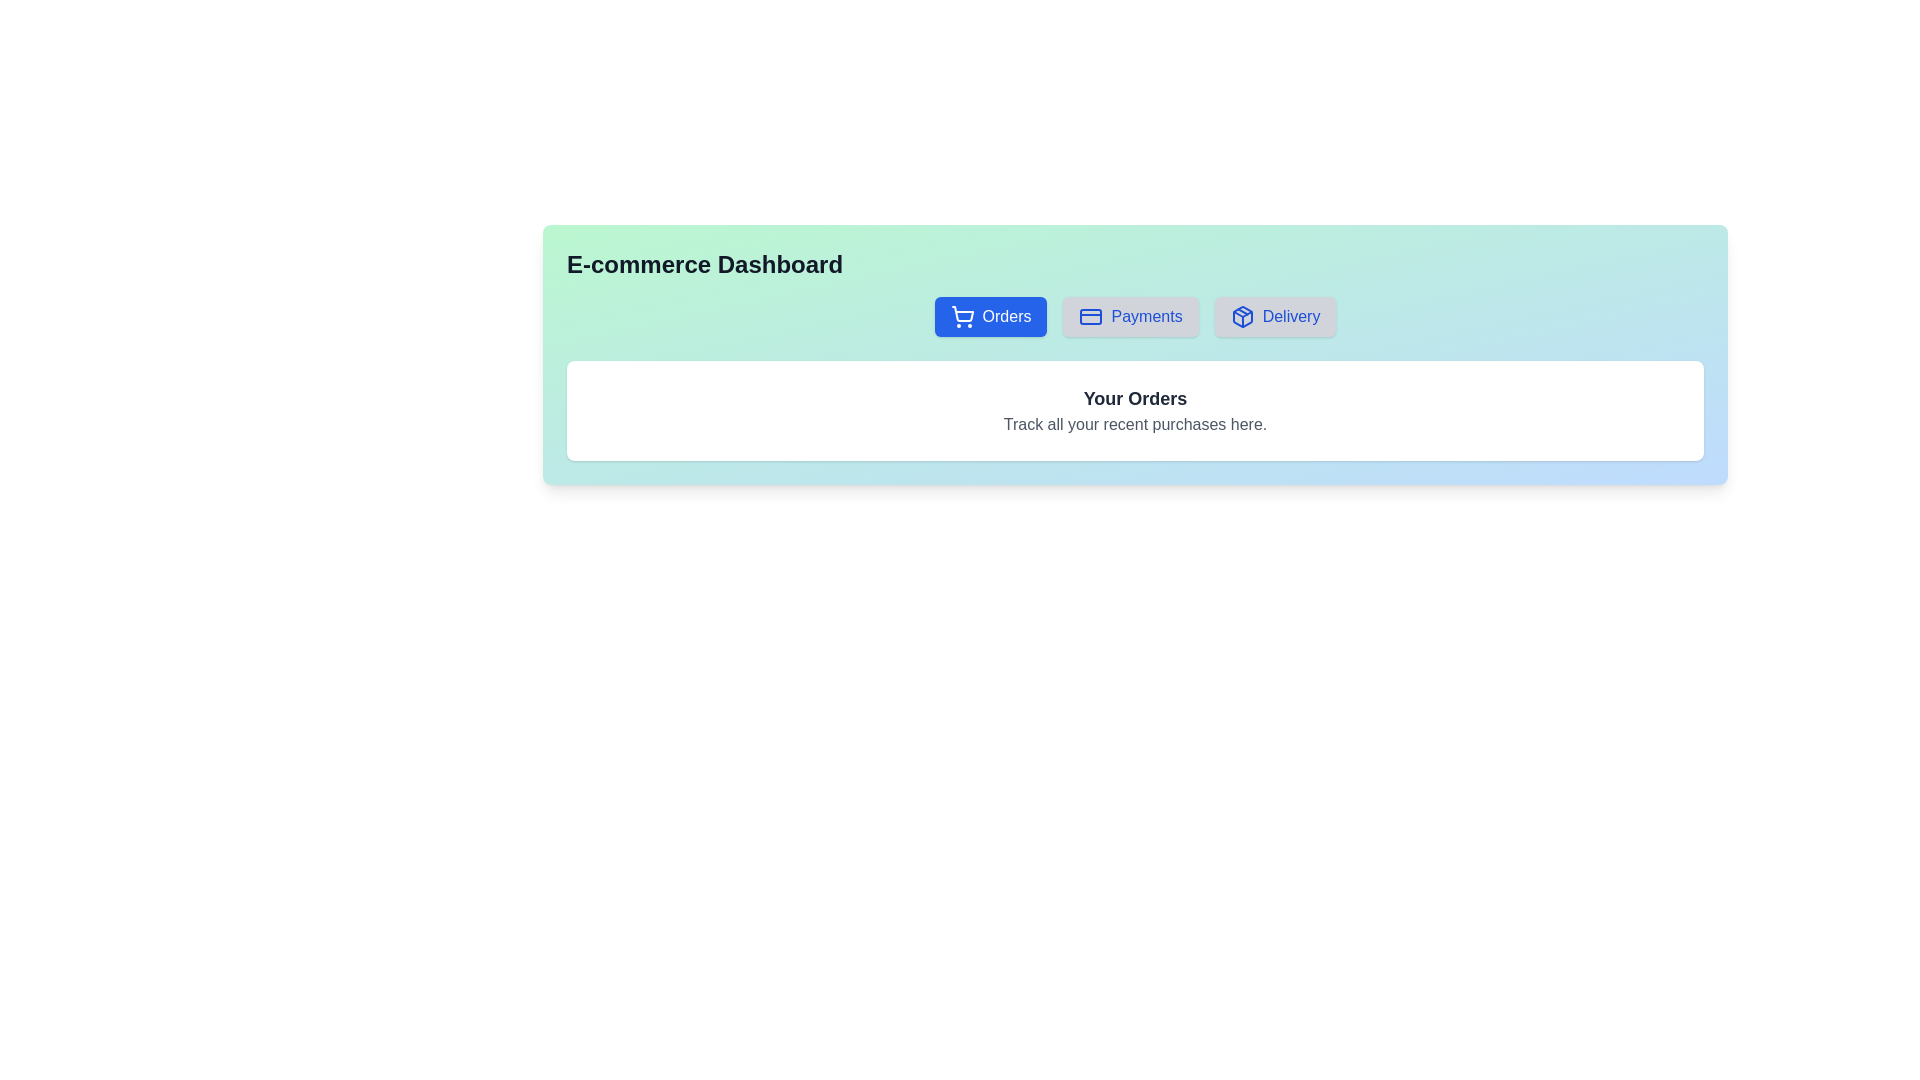 The width and height of the screenshot is (1920, 1080). What do you see at coordinates (1241, 315) in the screenshot?
I see `the 'Delivery' icon located in the upper right section of the interface` at bounding box center [1241, 315].